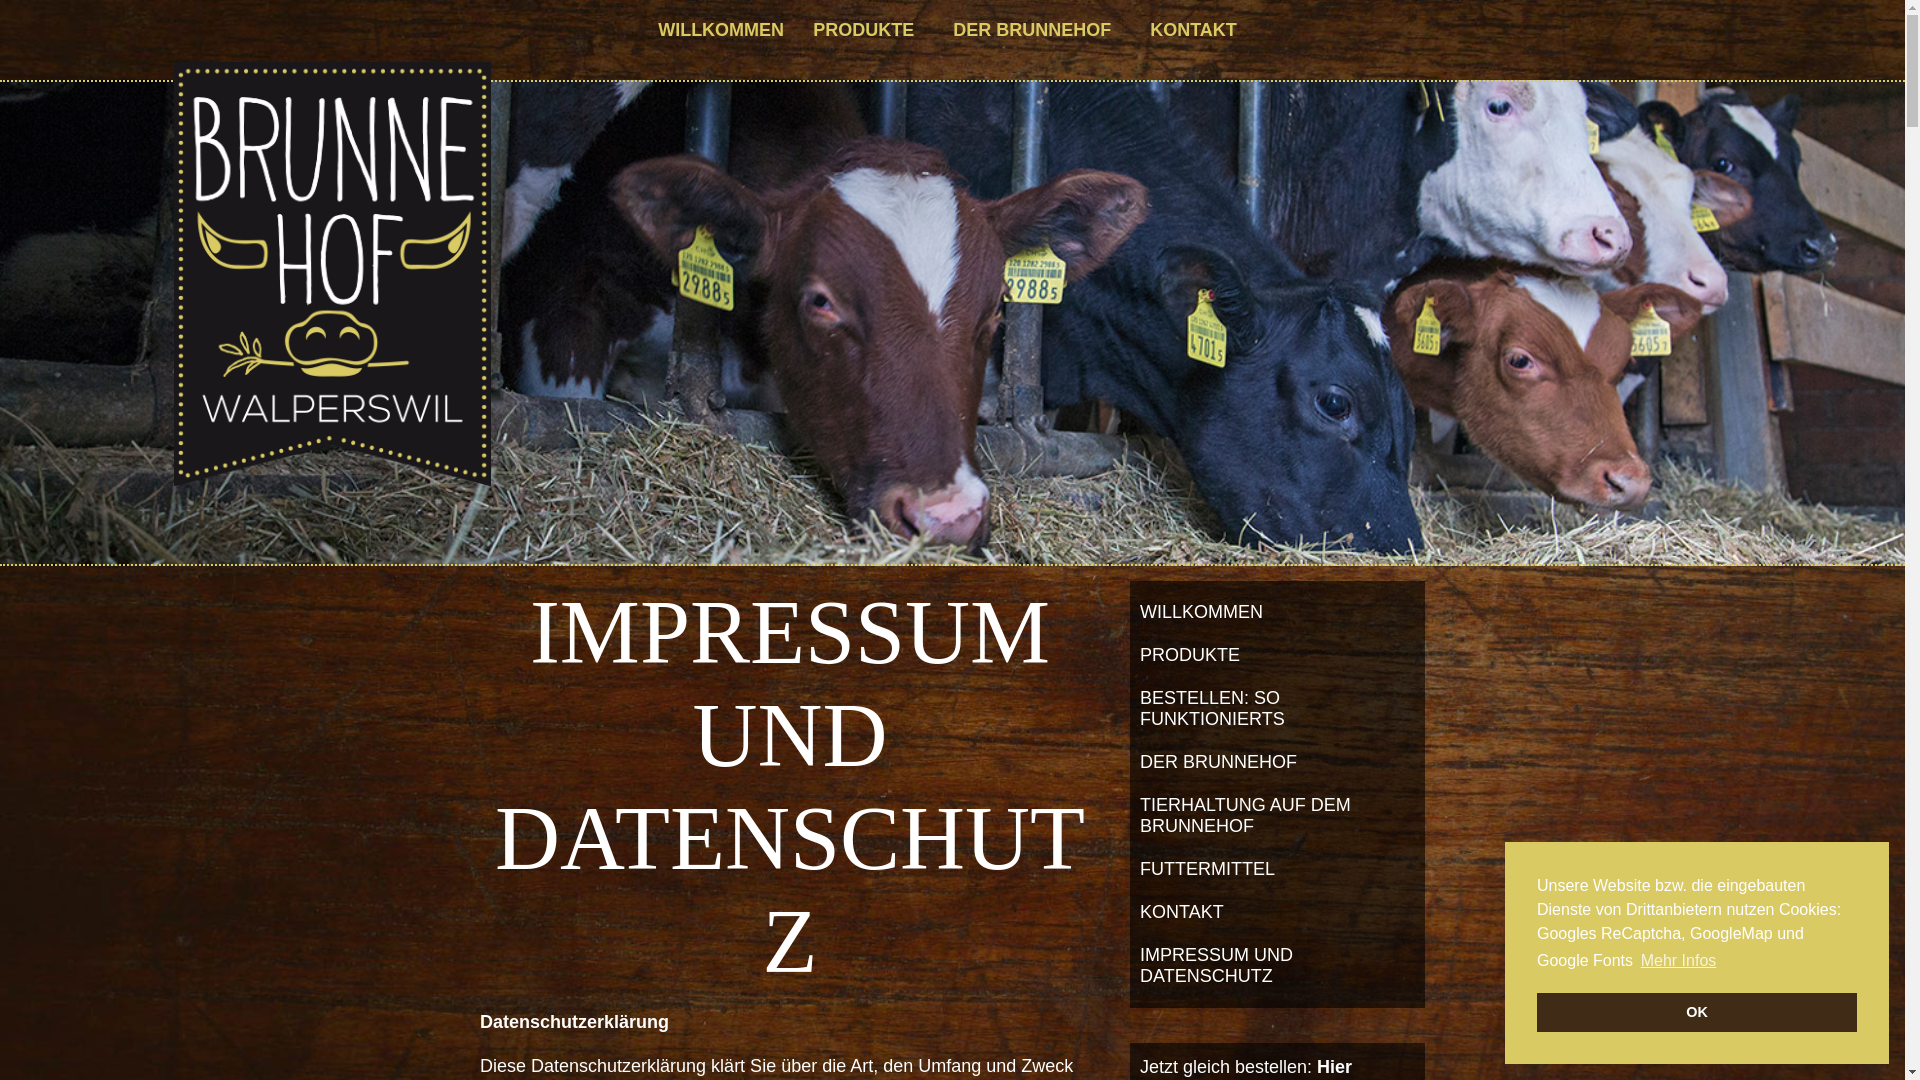  What do you see at coordinates (1140, 912) in the screenshot?
I see `'KONTAKT'` at bounding box center [1140, 912].